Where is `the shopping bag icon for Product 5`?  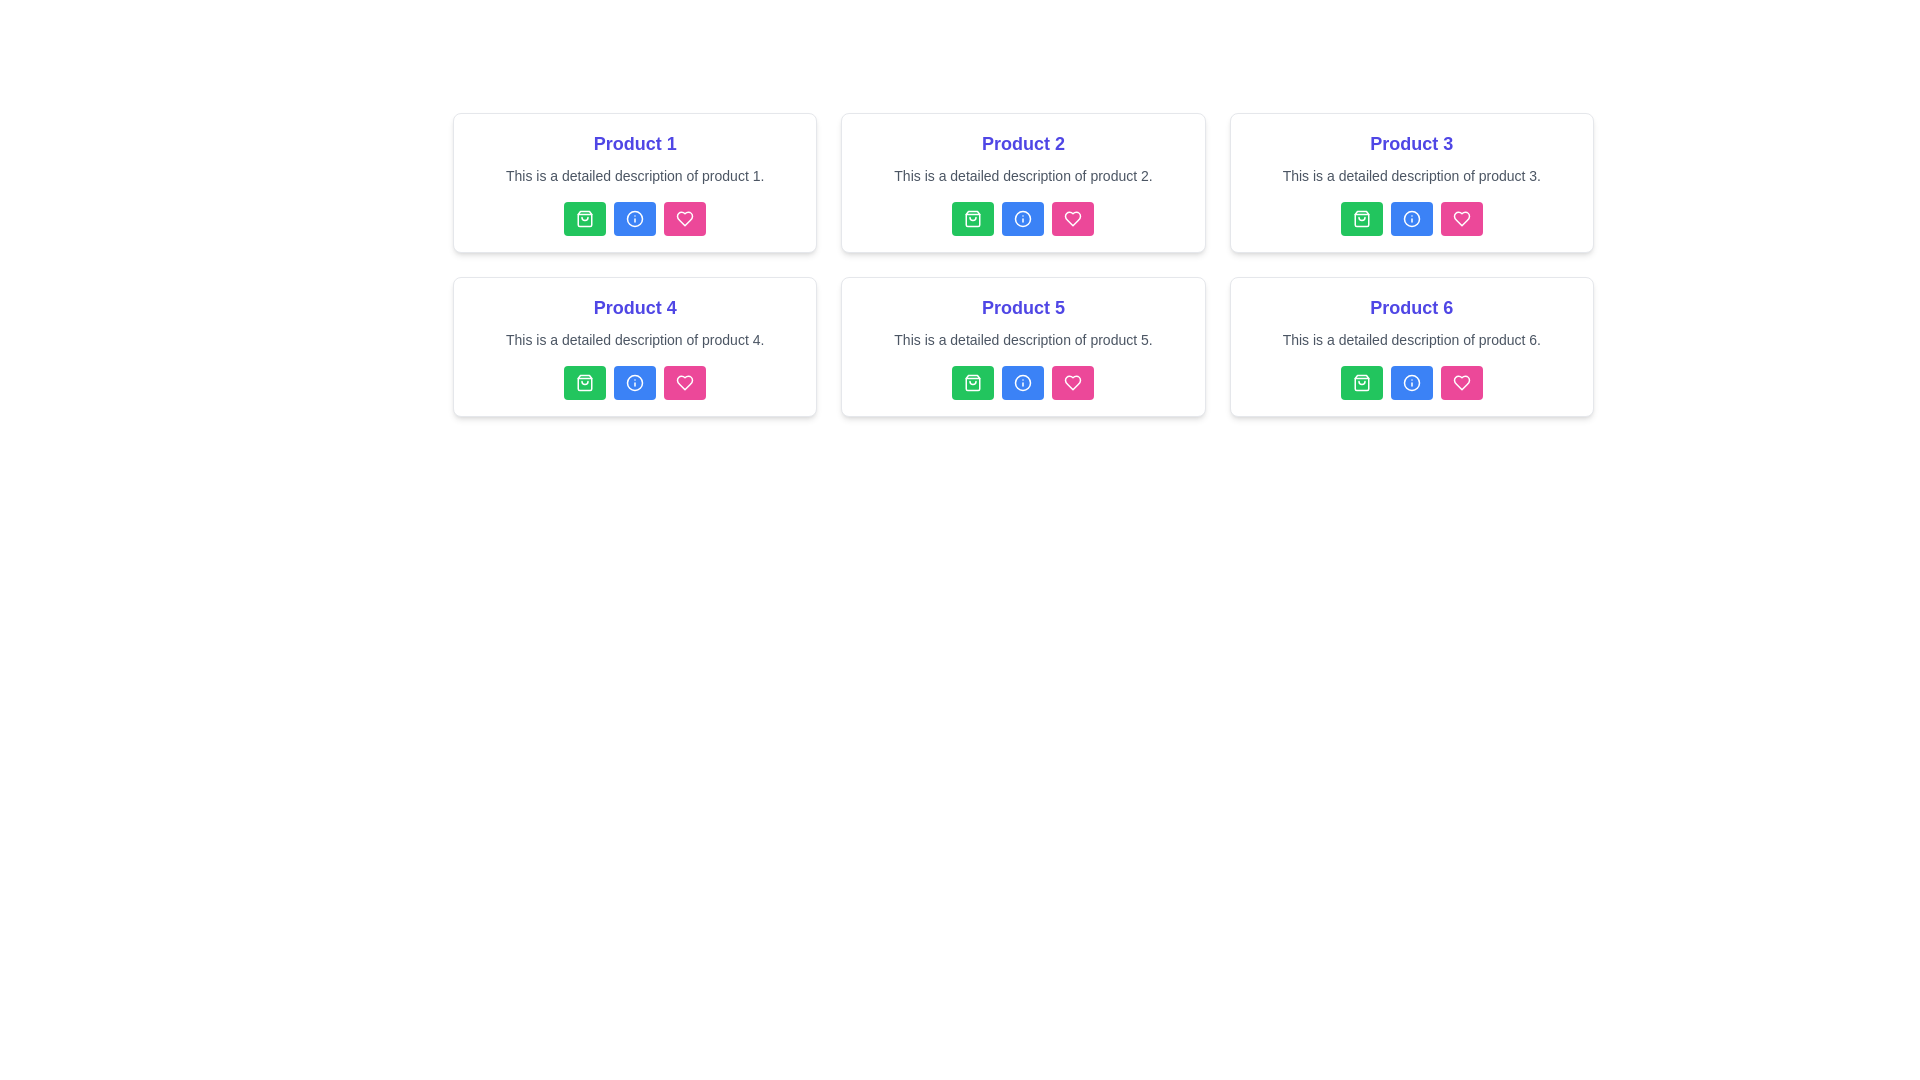
the shopping bag icon for Product 5 is located at coordinates (973, 382).